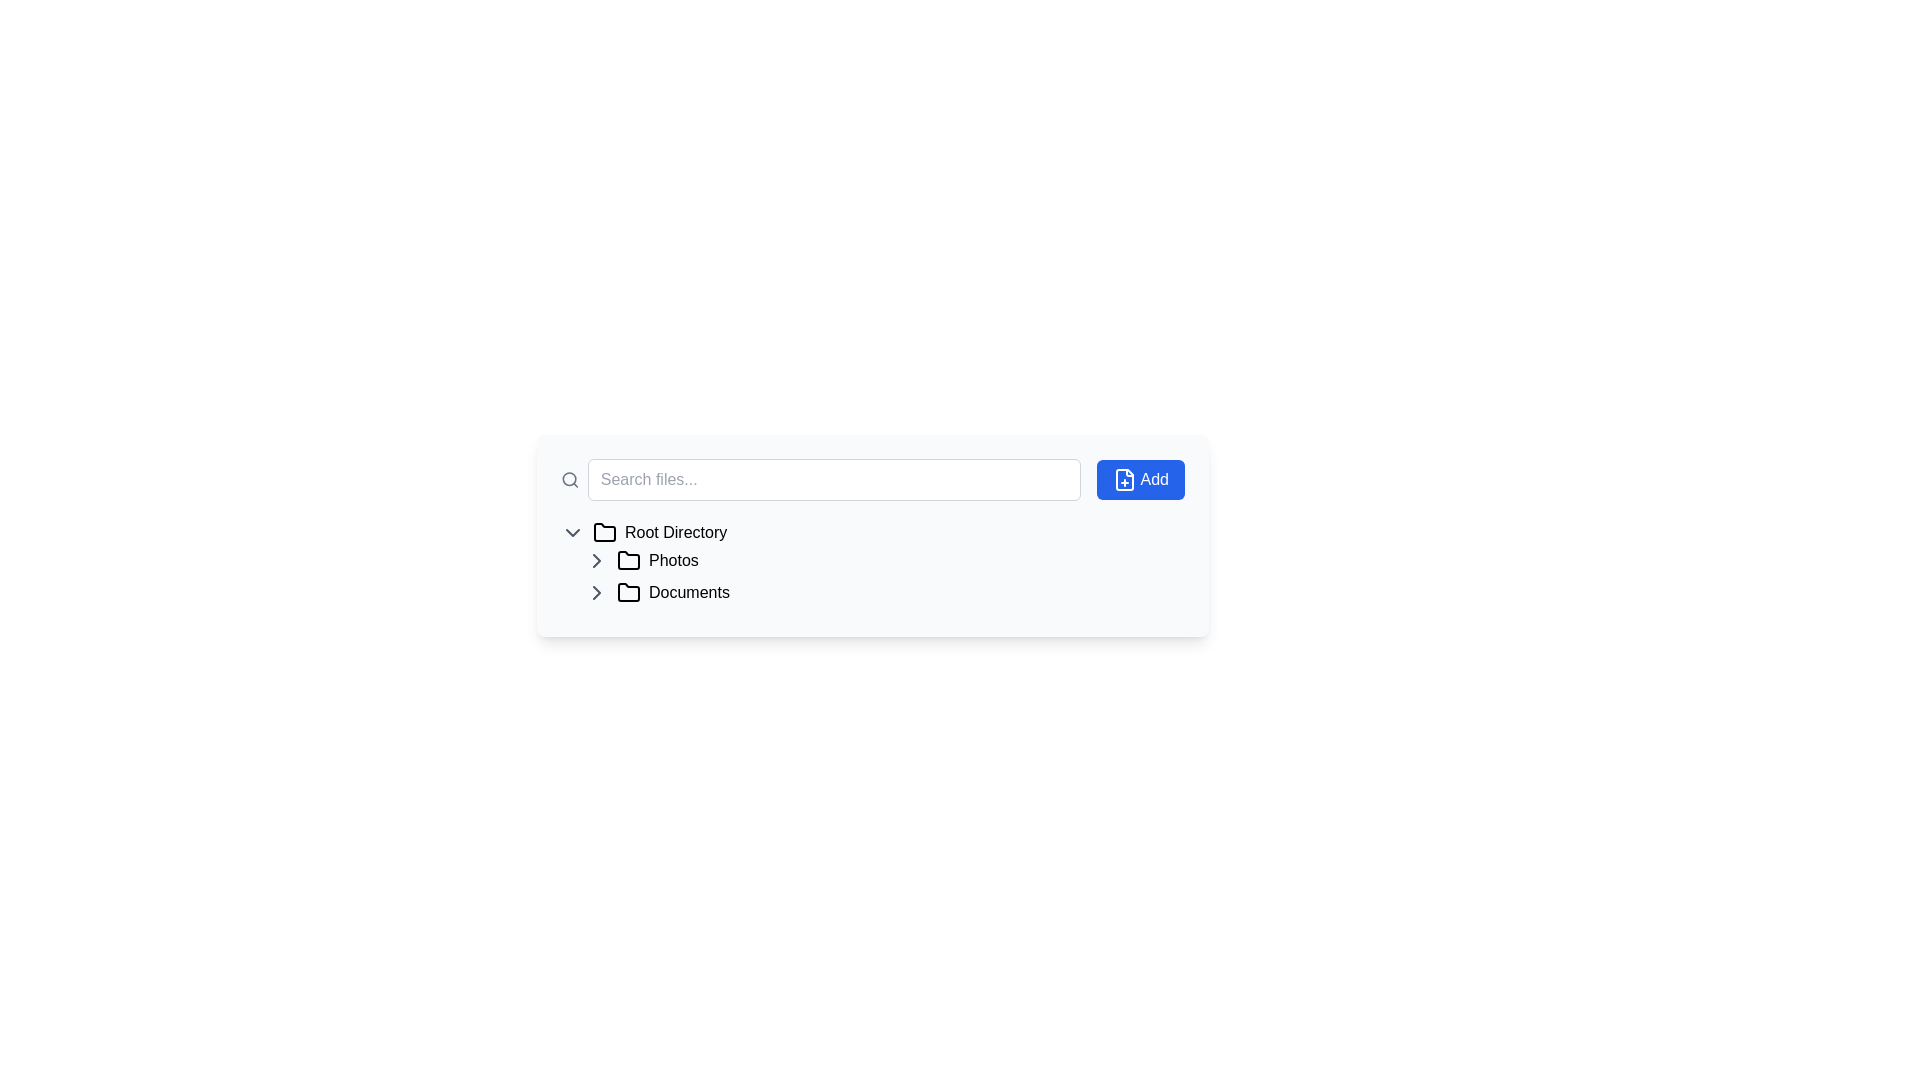 The height and width of the screenshot is (1080, 1920). I want to click on the 'Documents' folder icon, so click(627, 590).